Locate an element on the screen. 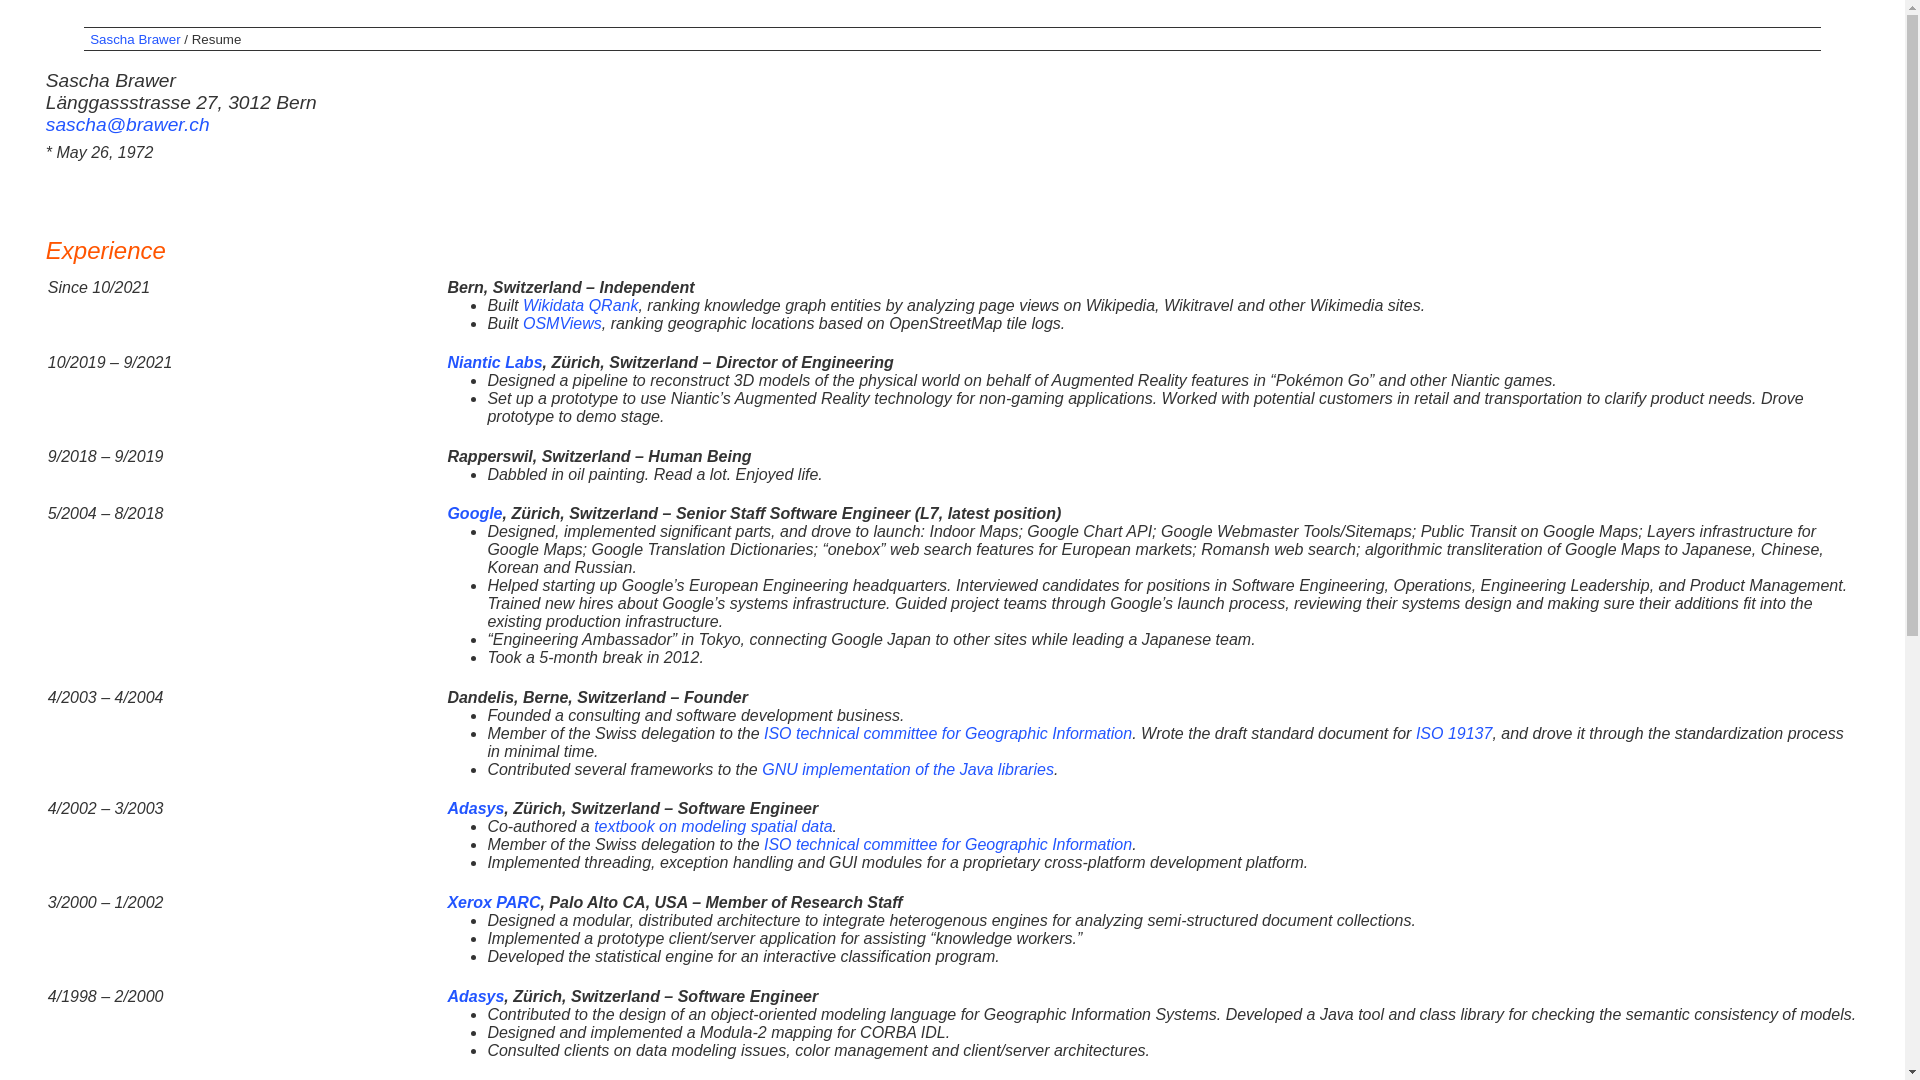 This screenshot has height=1080, width=1920. 'ISO 19137' is located at coordinates (1415, 733).